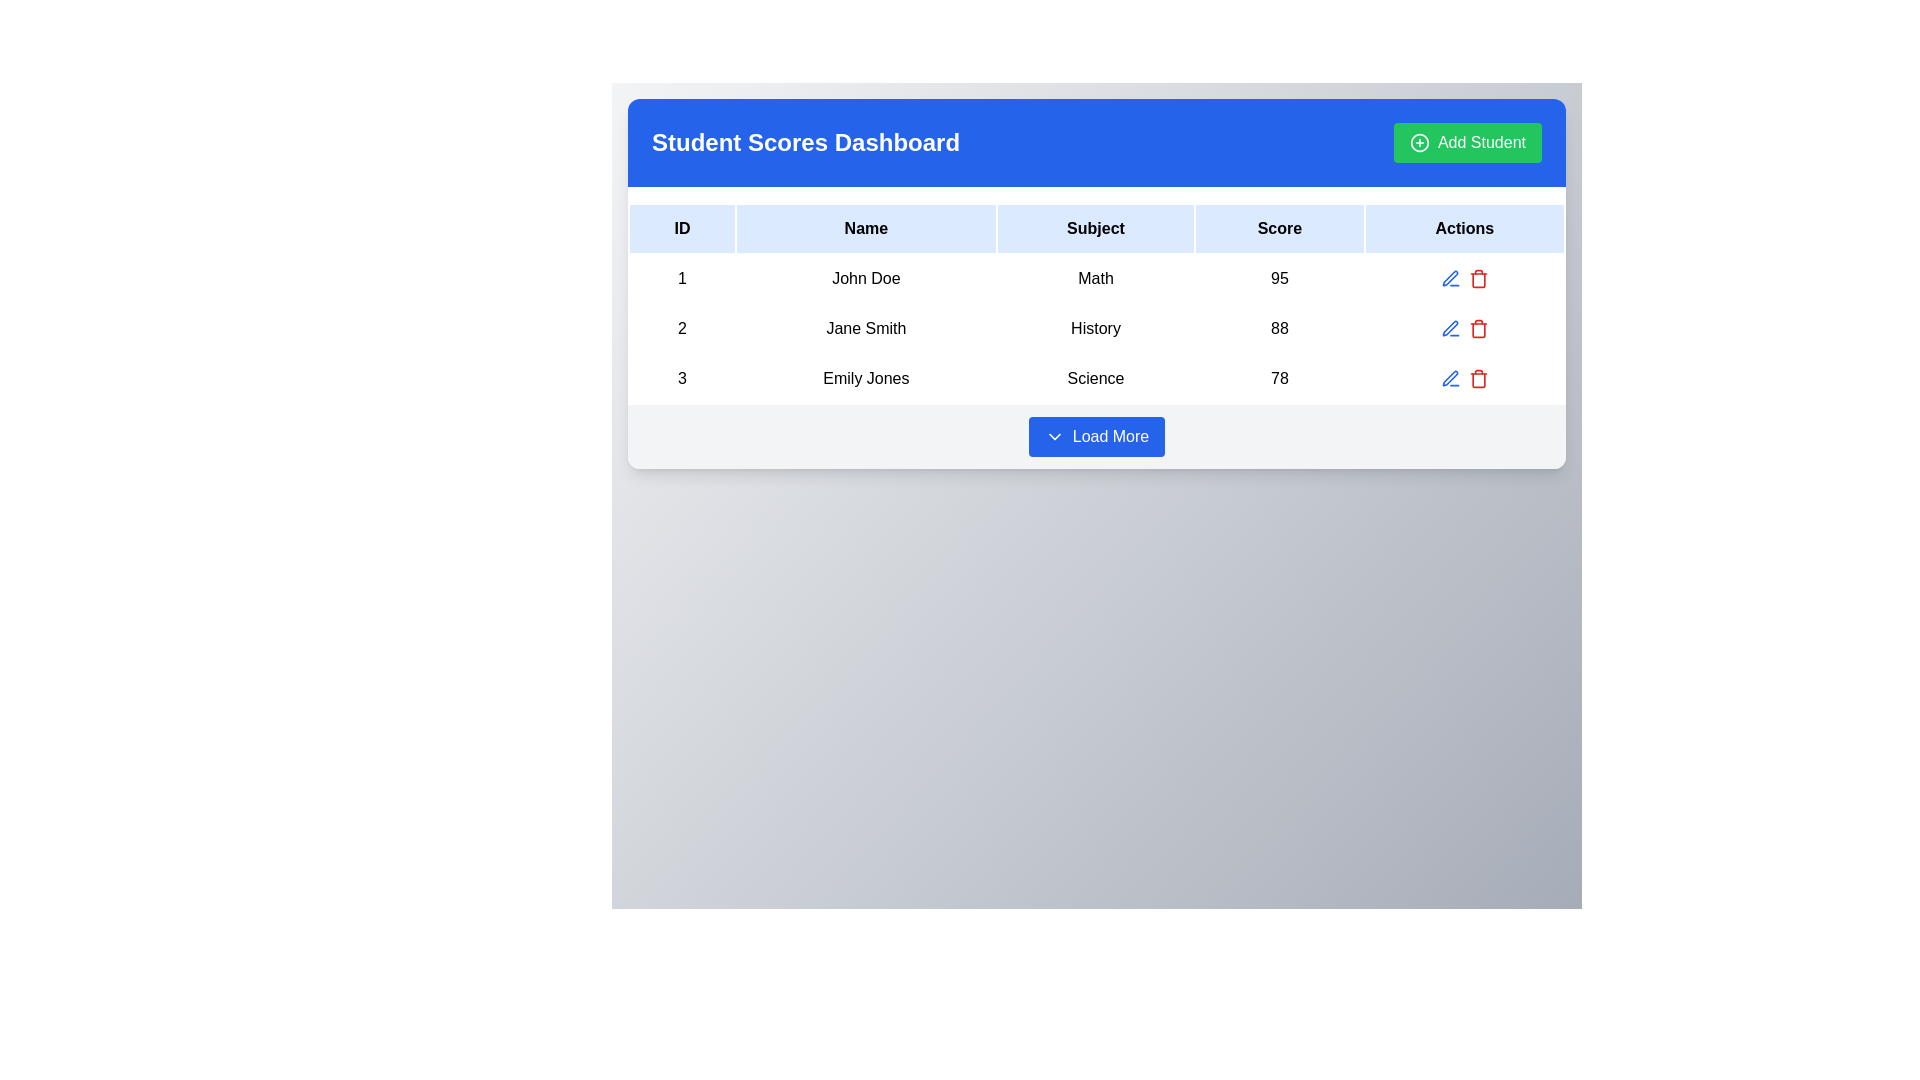 Image resolution: width=1920 pixels, height=1080 pixels. I want to click on the text label 'Emily Jones' located in the third row of the table under the 'Name' column, so click(866, 378).